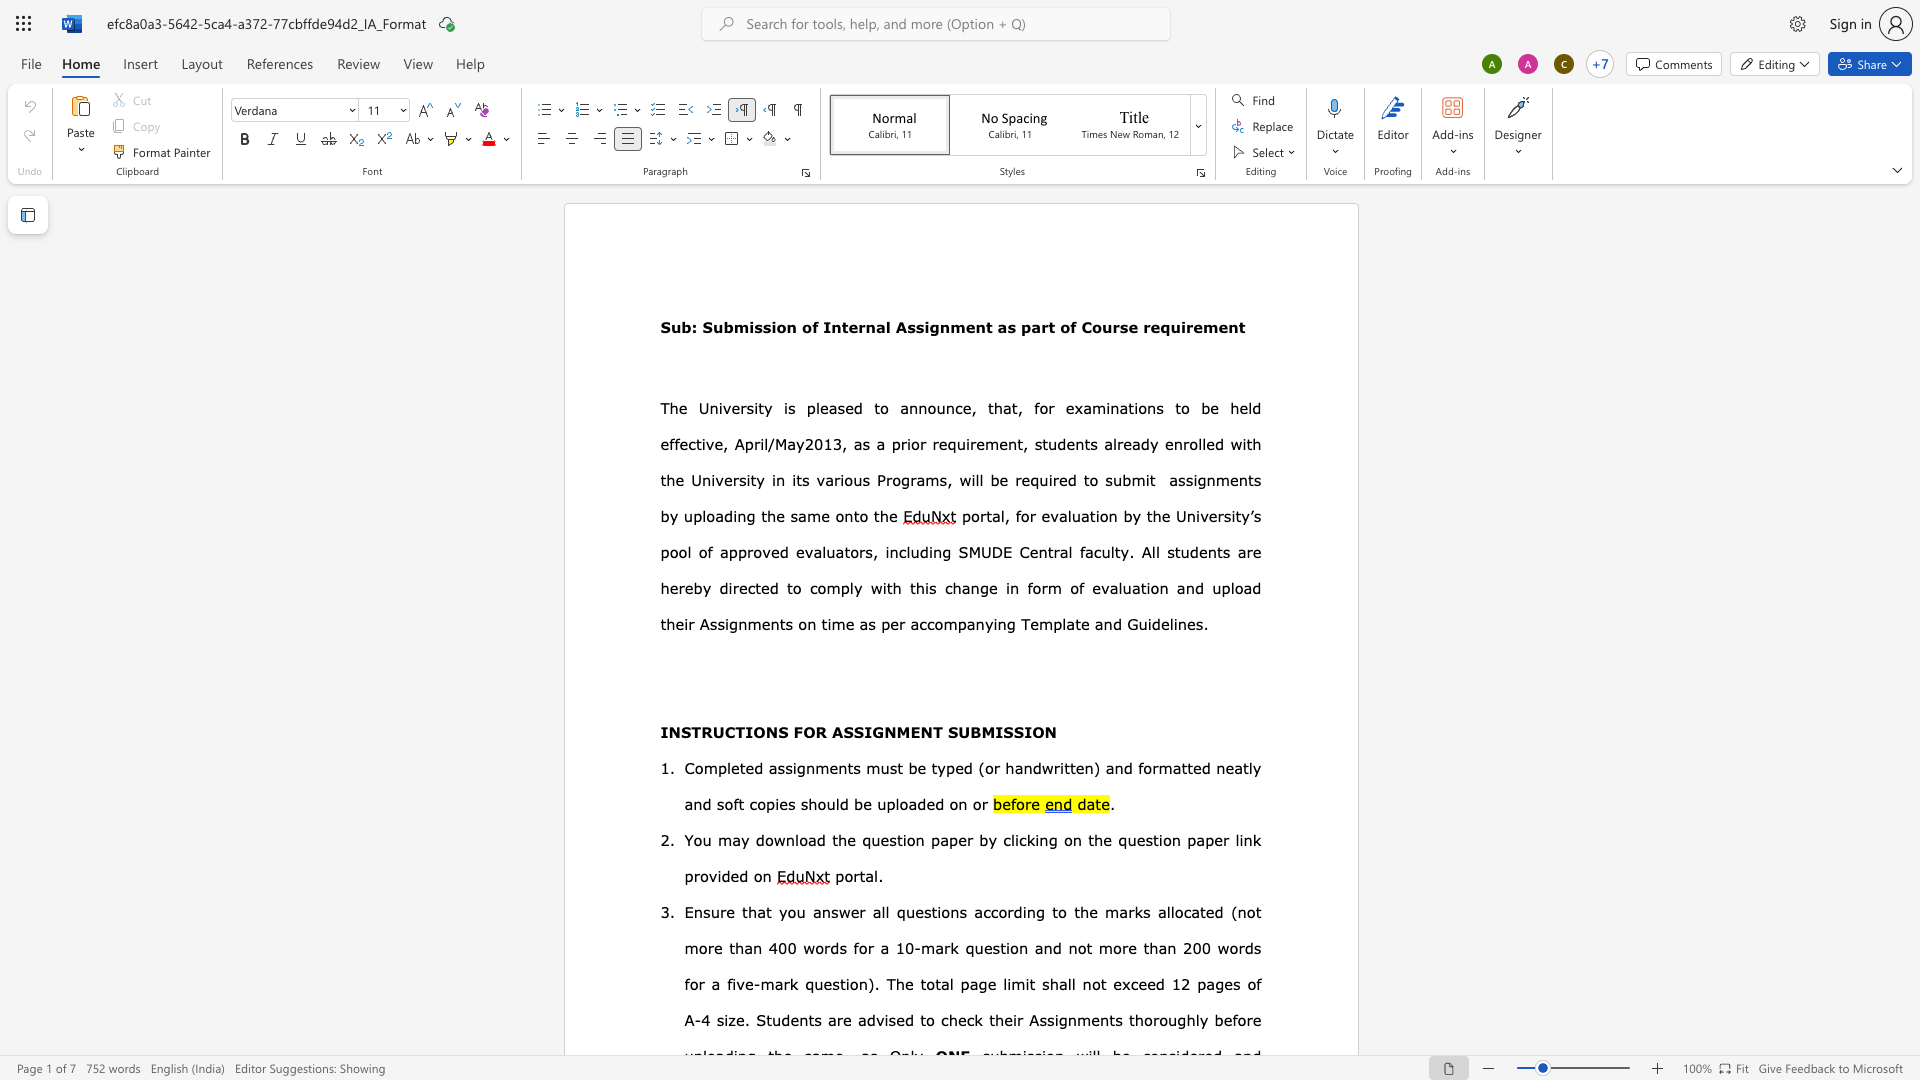 The width and height of the screenshot is (1920, 1080). I want to click on the space between the continuous character "i" and "d" in the text, so click(1153, 623).